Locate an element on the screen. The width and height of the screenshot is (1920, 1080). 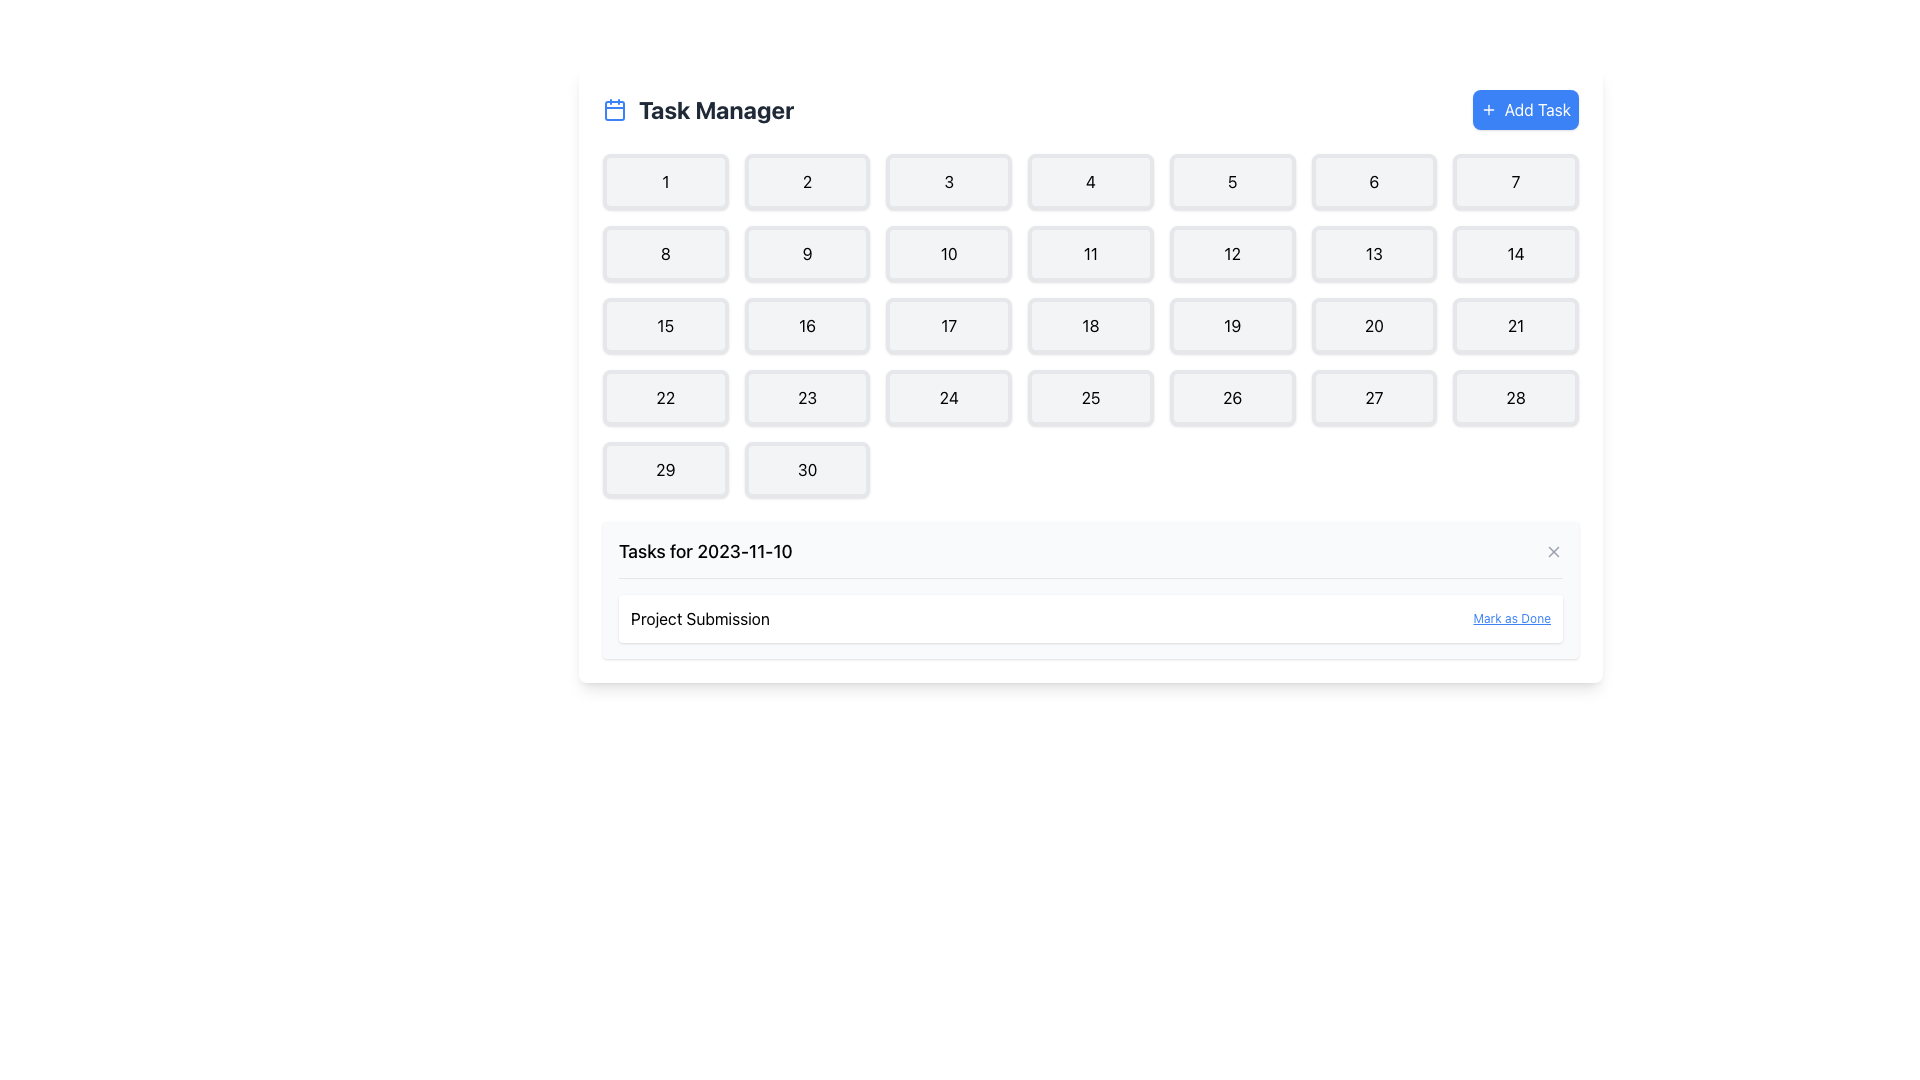
the calendar day button representing the date '27' is located at coordinates (1373, 397).